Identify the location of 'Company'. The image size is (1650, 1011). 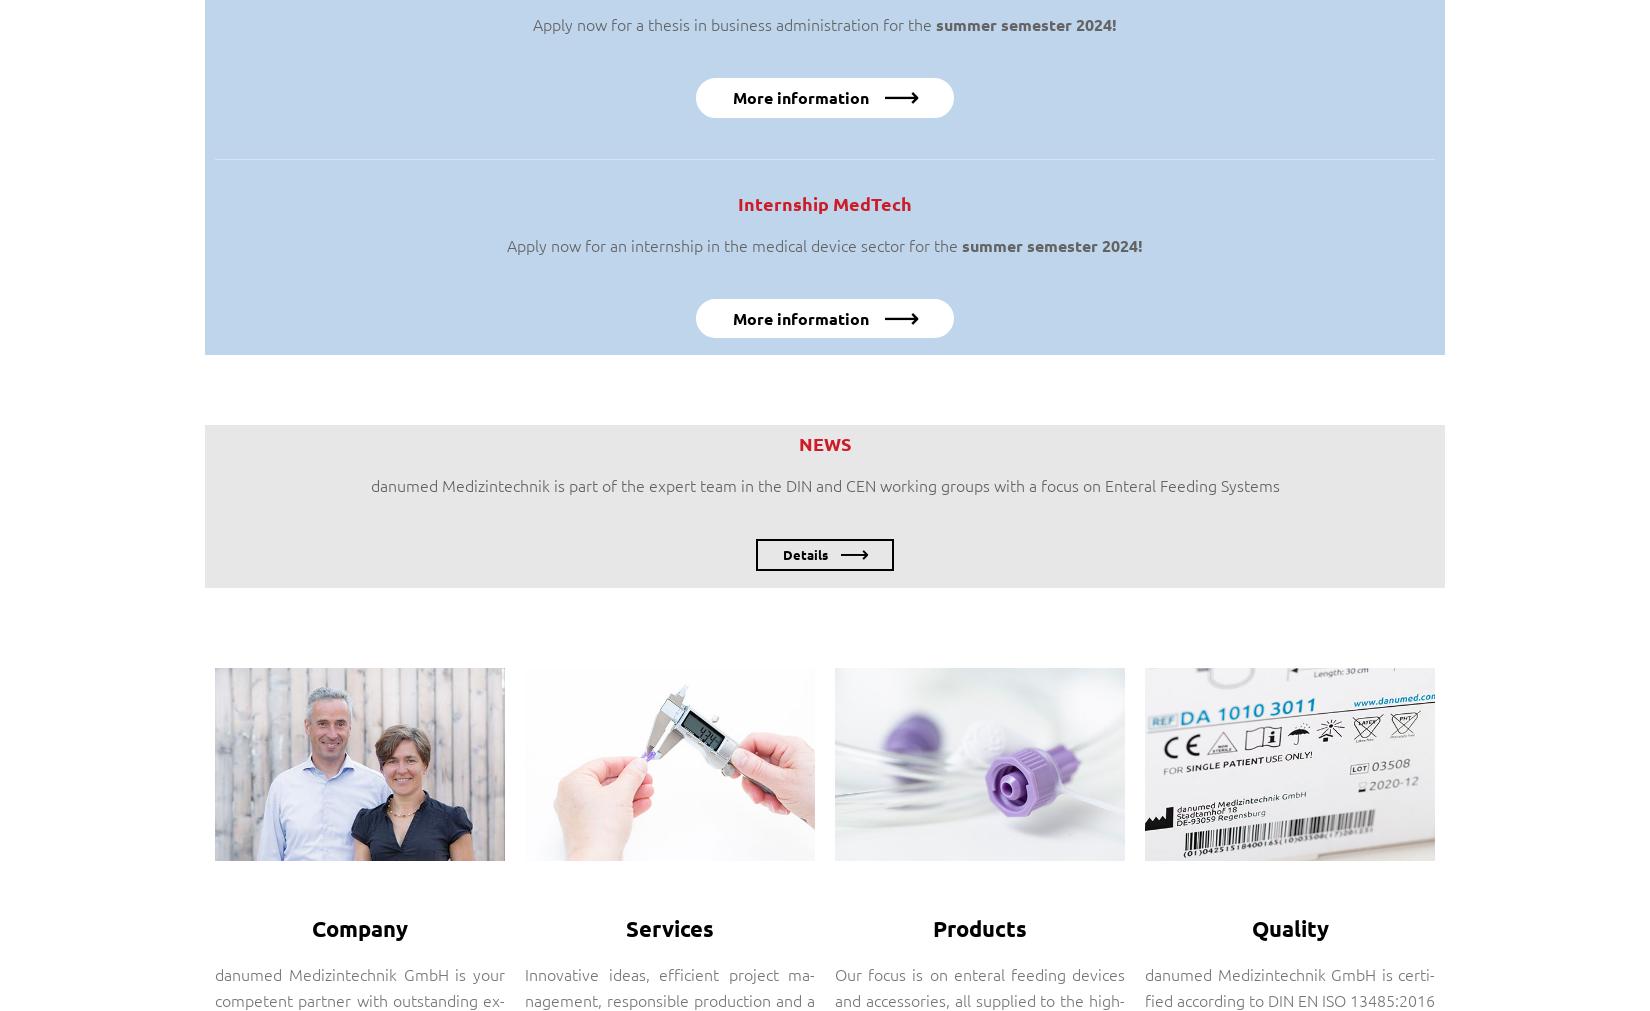
(360, 927).